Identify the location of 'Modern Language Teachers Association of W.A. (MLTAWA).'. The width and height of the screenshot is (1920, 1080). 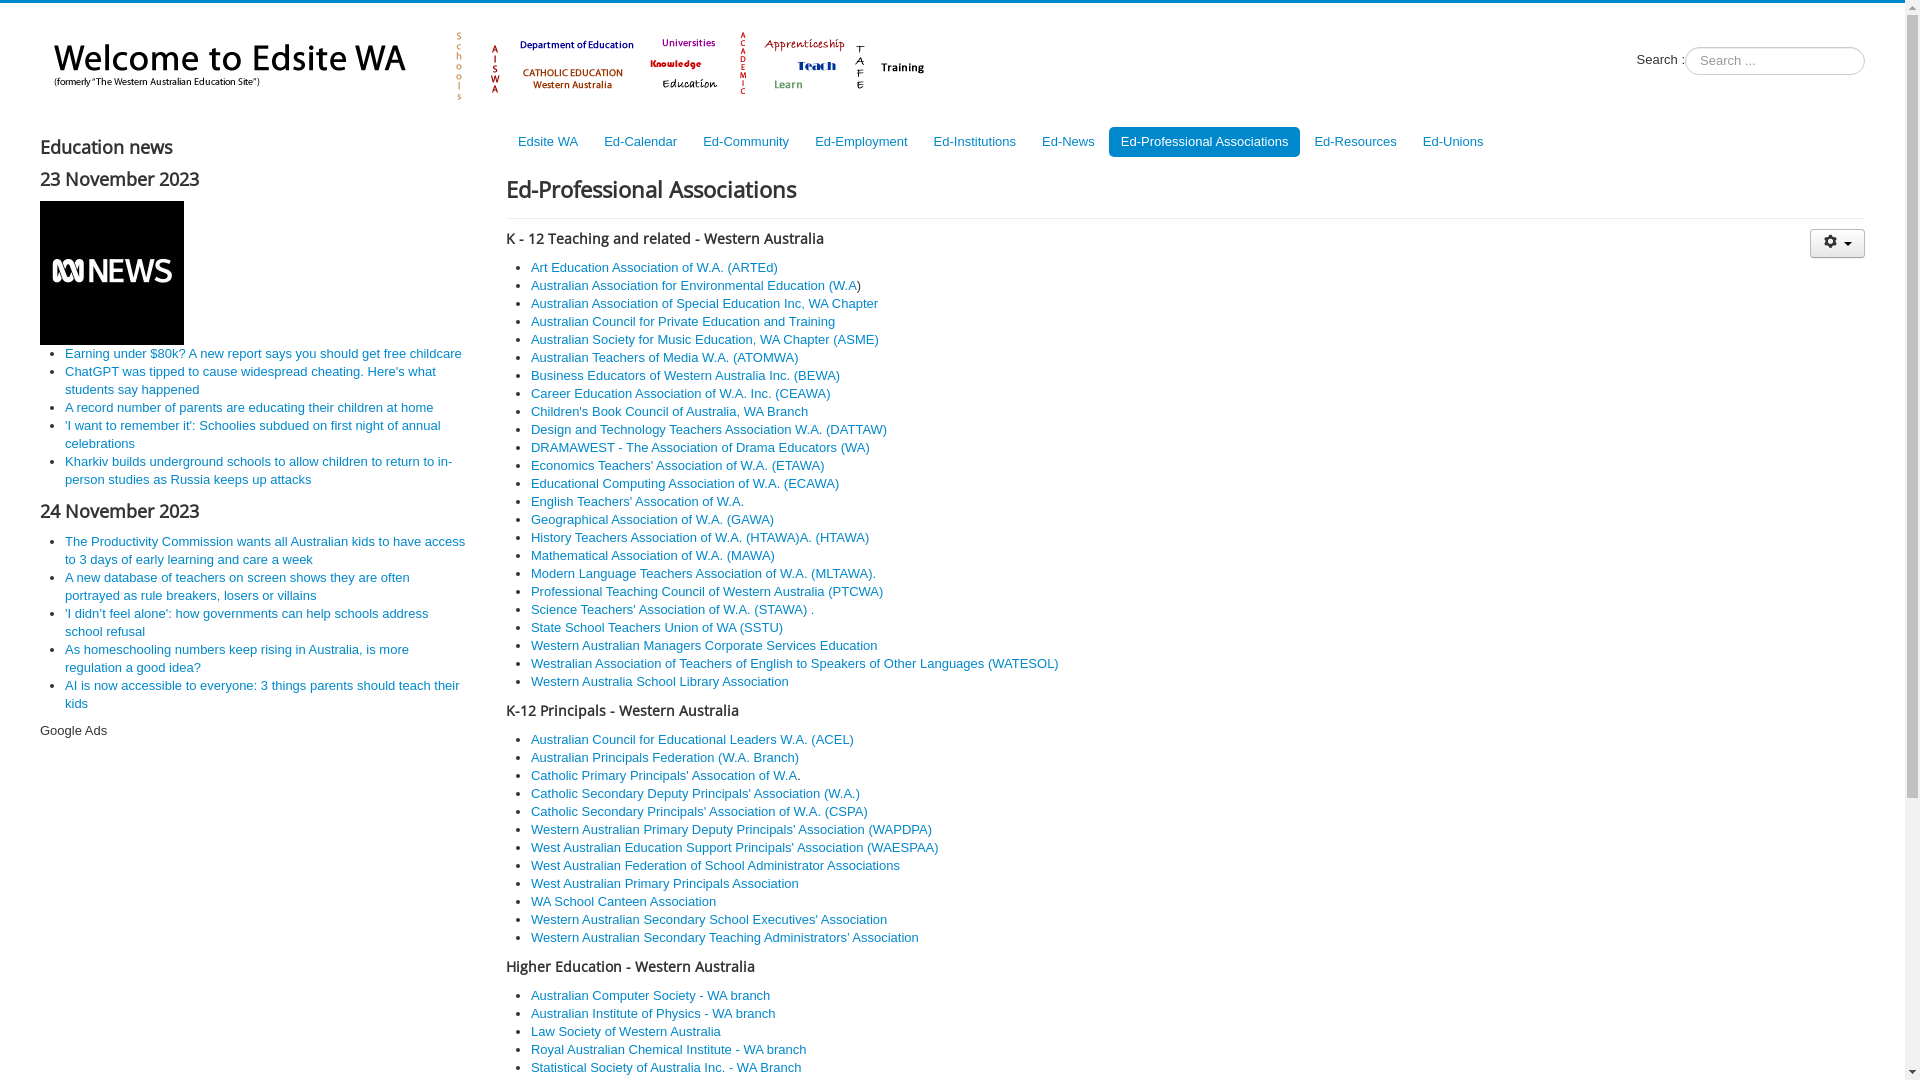
(703, 573).